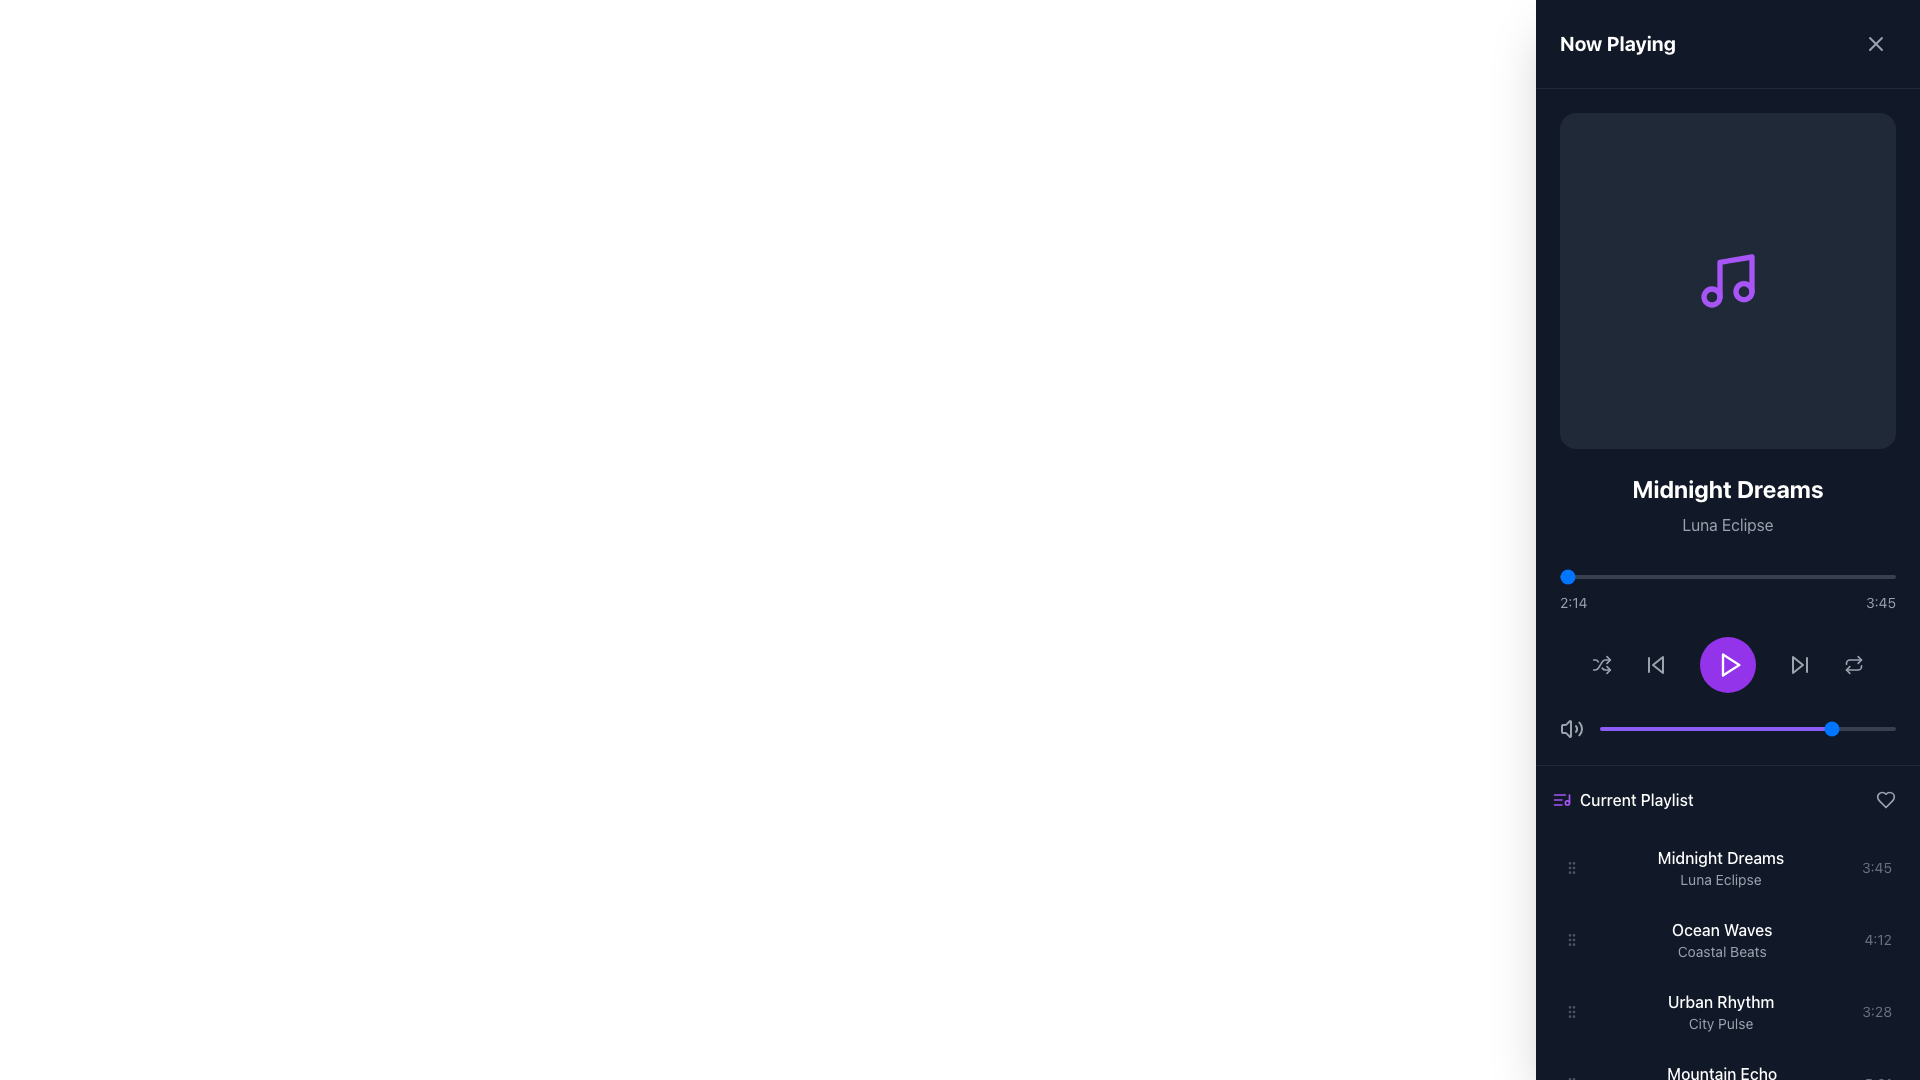 The width and height of the screenshot is (1920, 1080). Describe the element at coordinates (1641, 729) in the screenshot. I see `the slider value` at that location.